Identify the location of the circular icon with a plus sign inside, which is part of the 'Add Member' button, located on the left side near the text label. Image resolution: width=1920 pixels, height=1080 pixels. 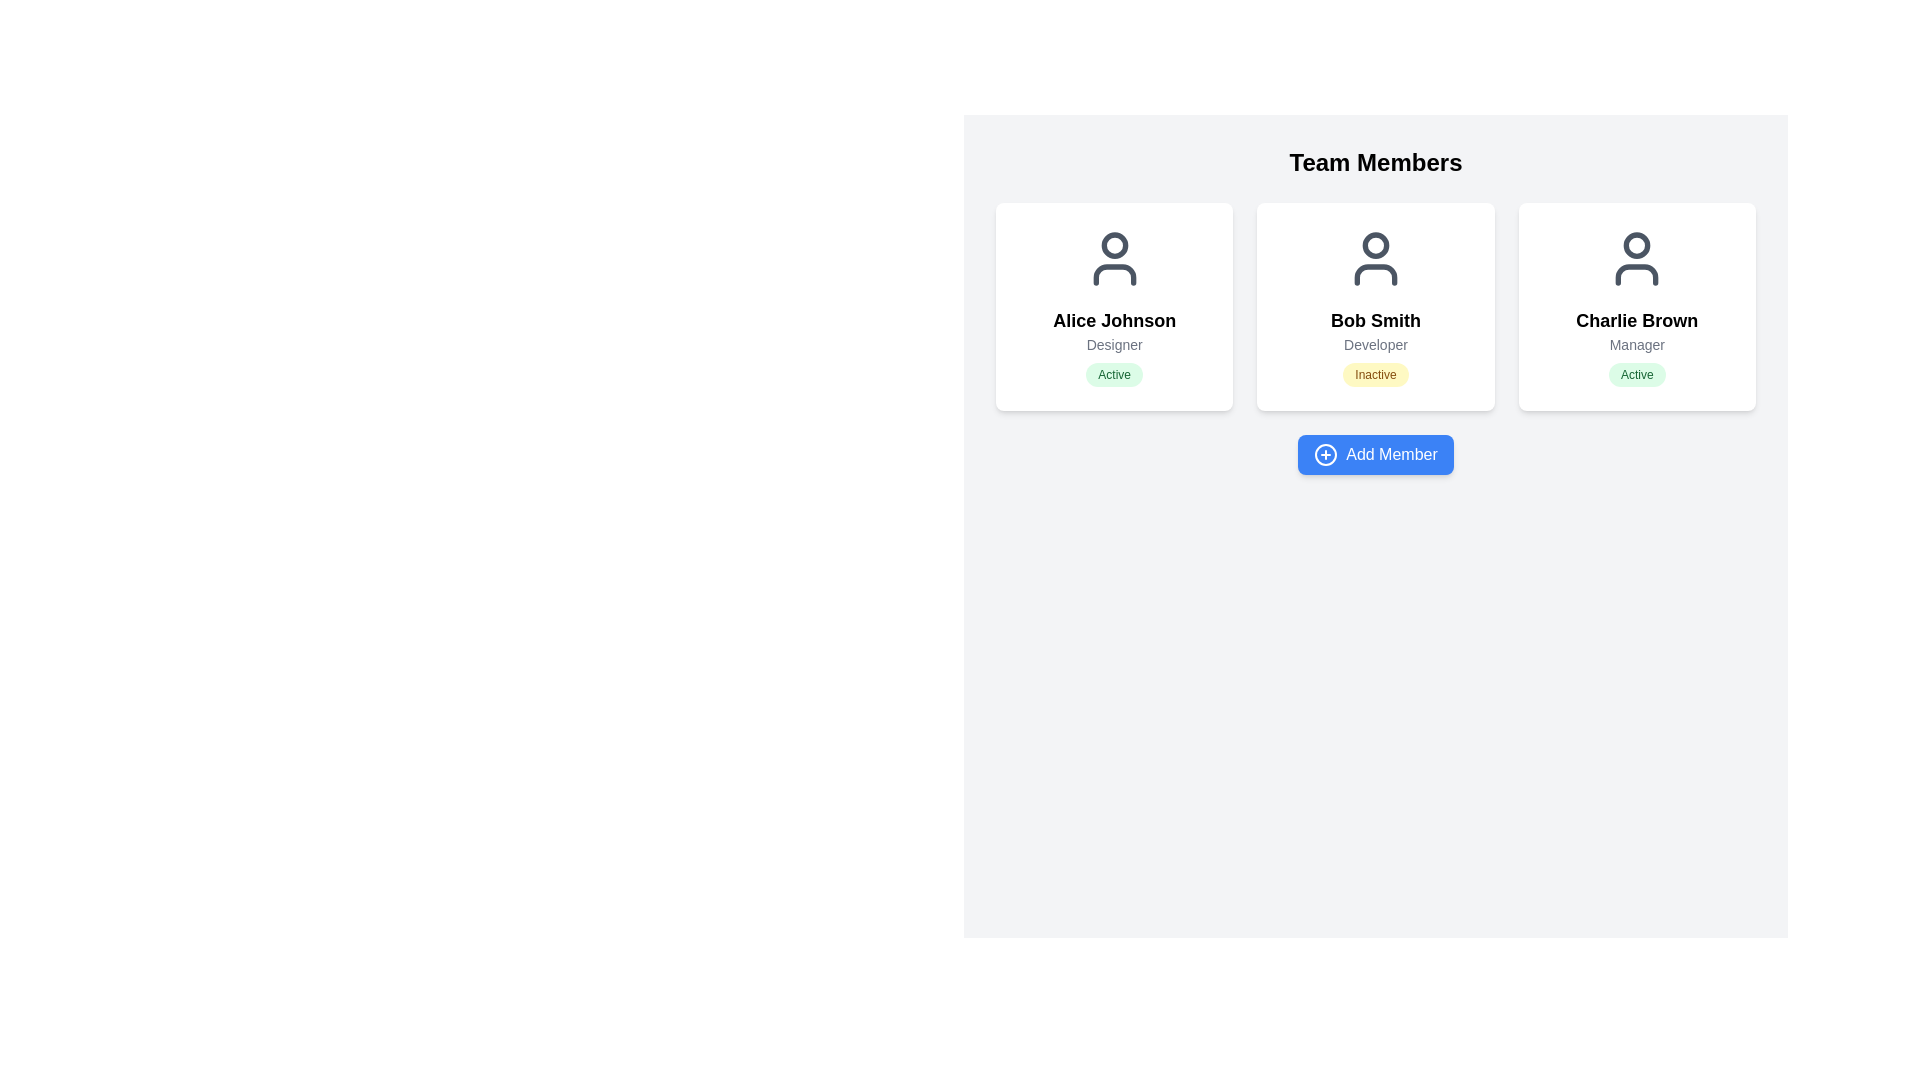
(1326, 455).